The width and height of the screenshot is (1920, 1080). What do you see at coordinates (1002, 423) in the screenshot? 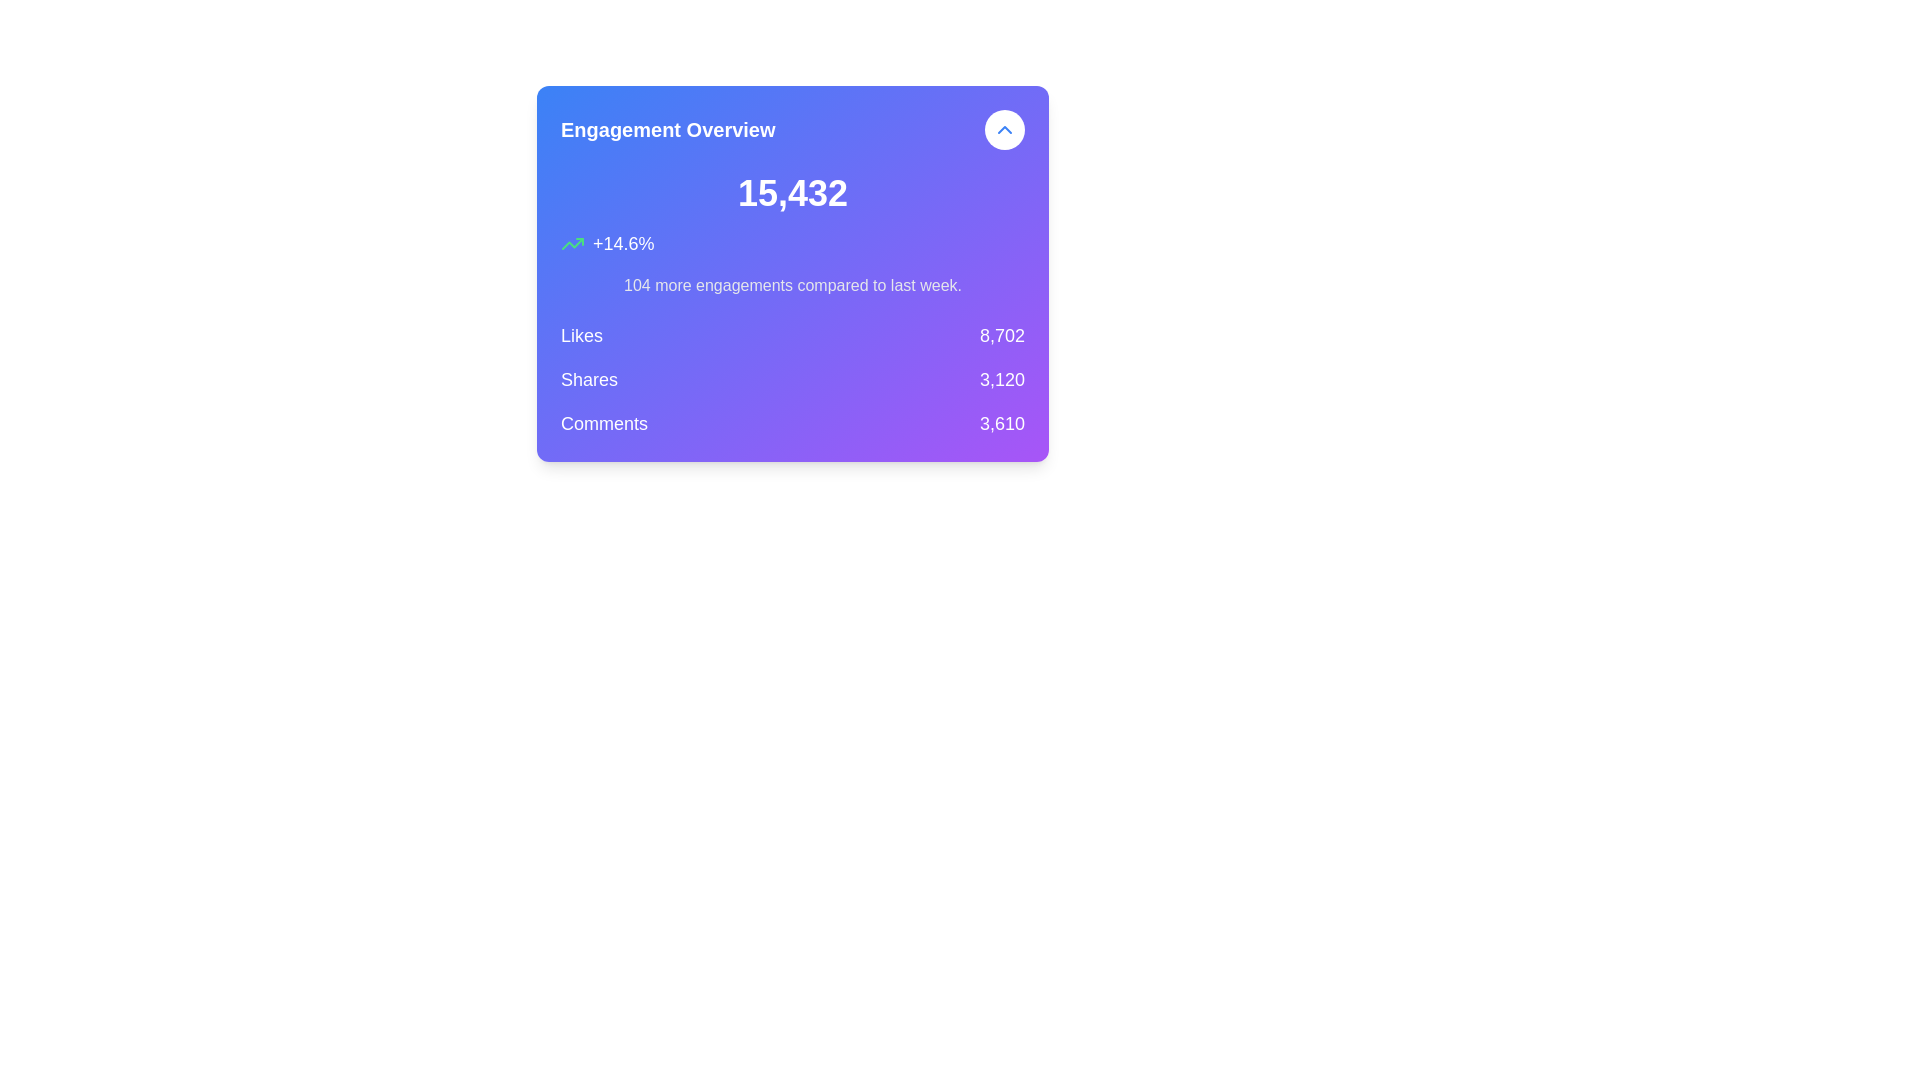
I see `the static text element that displays the count of comments, positioned to the right of the 'Comments' label` at bounding box center [1002, 423].